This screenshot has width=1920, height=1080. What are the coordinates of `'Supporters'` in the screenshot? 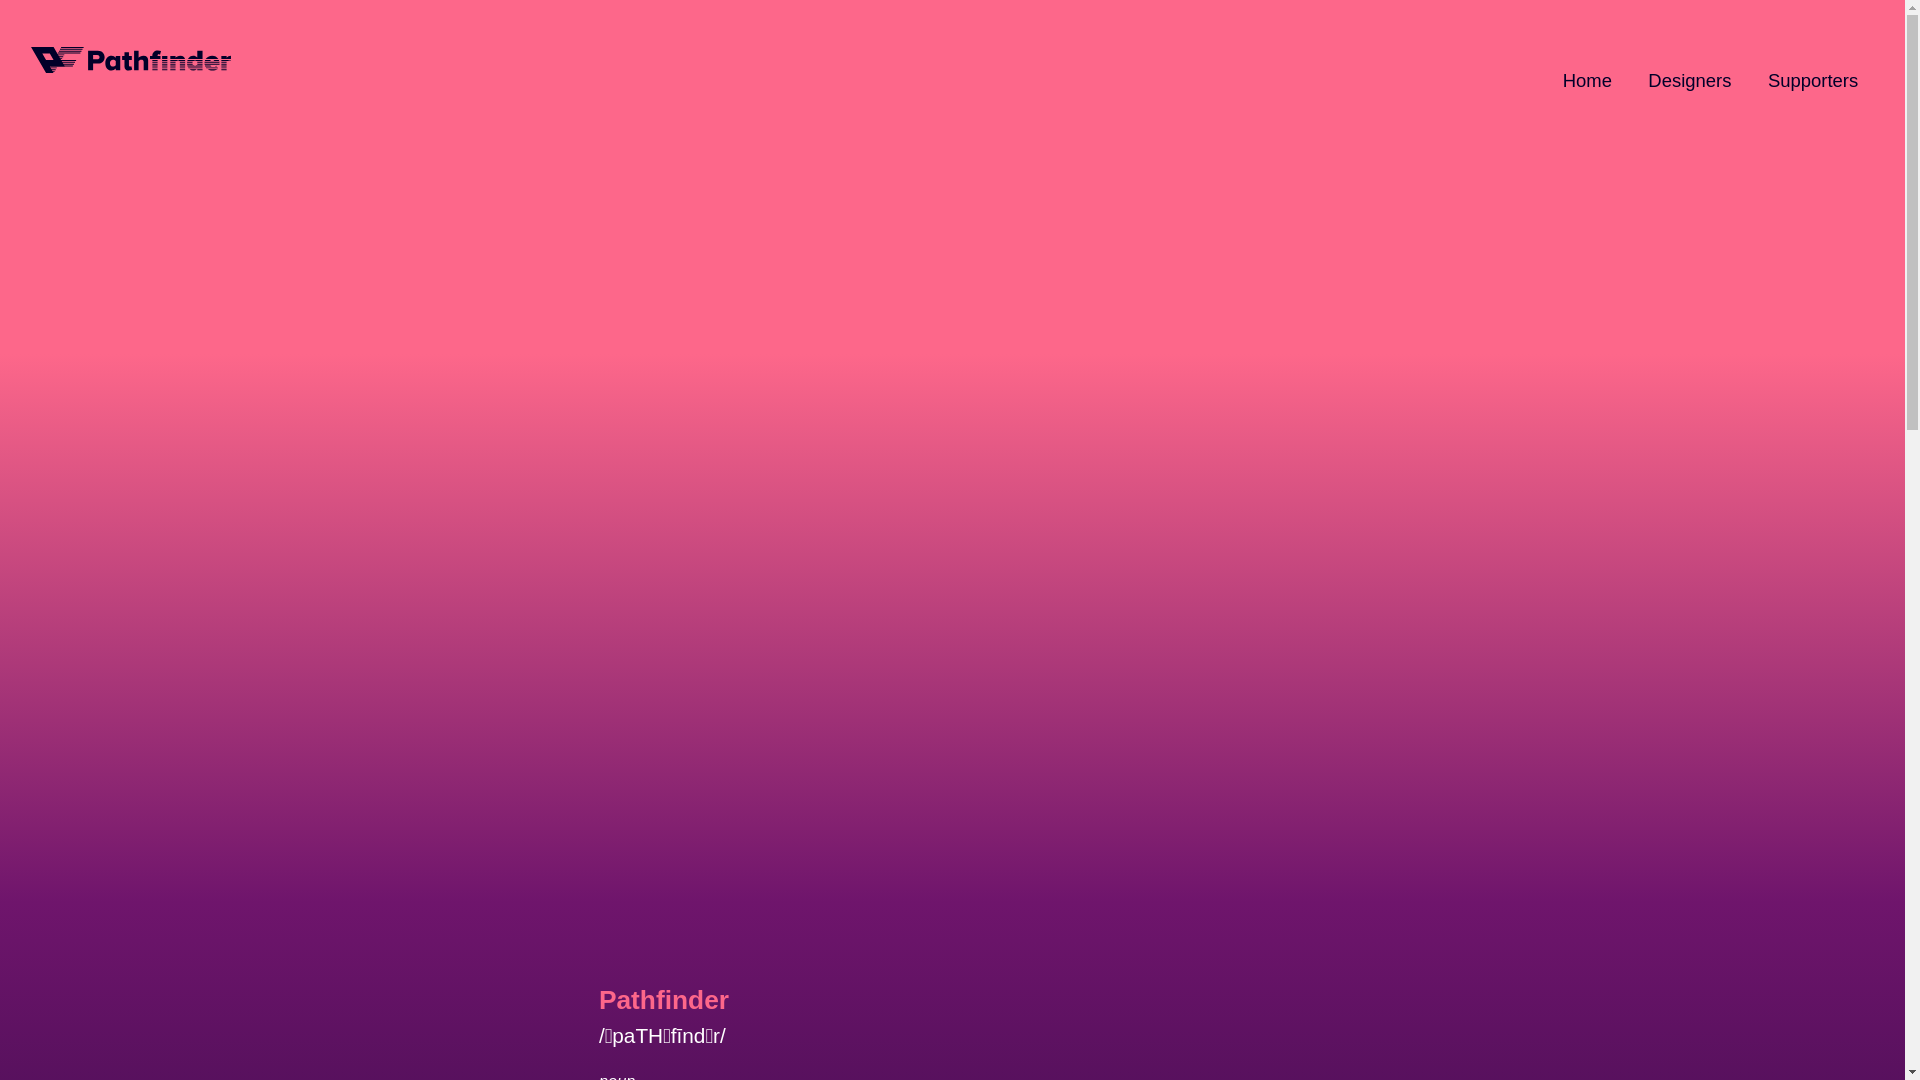 It's located at (1751, 79).